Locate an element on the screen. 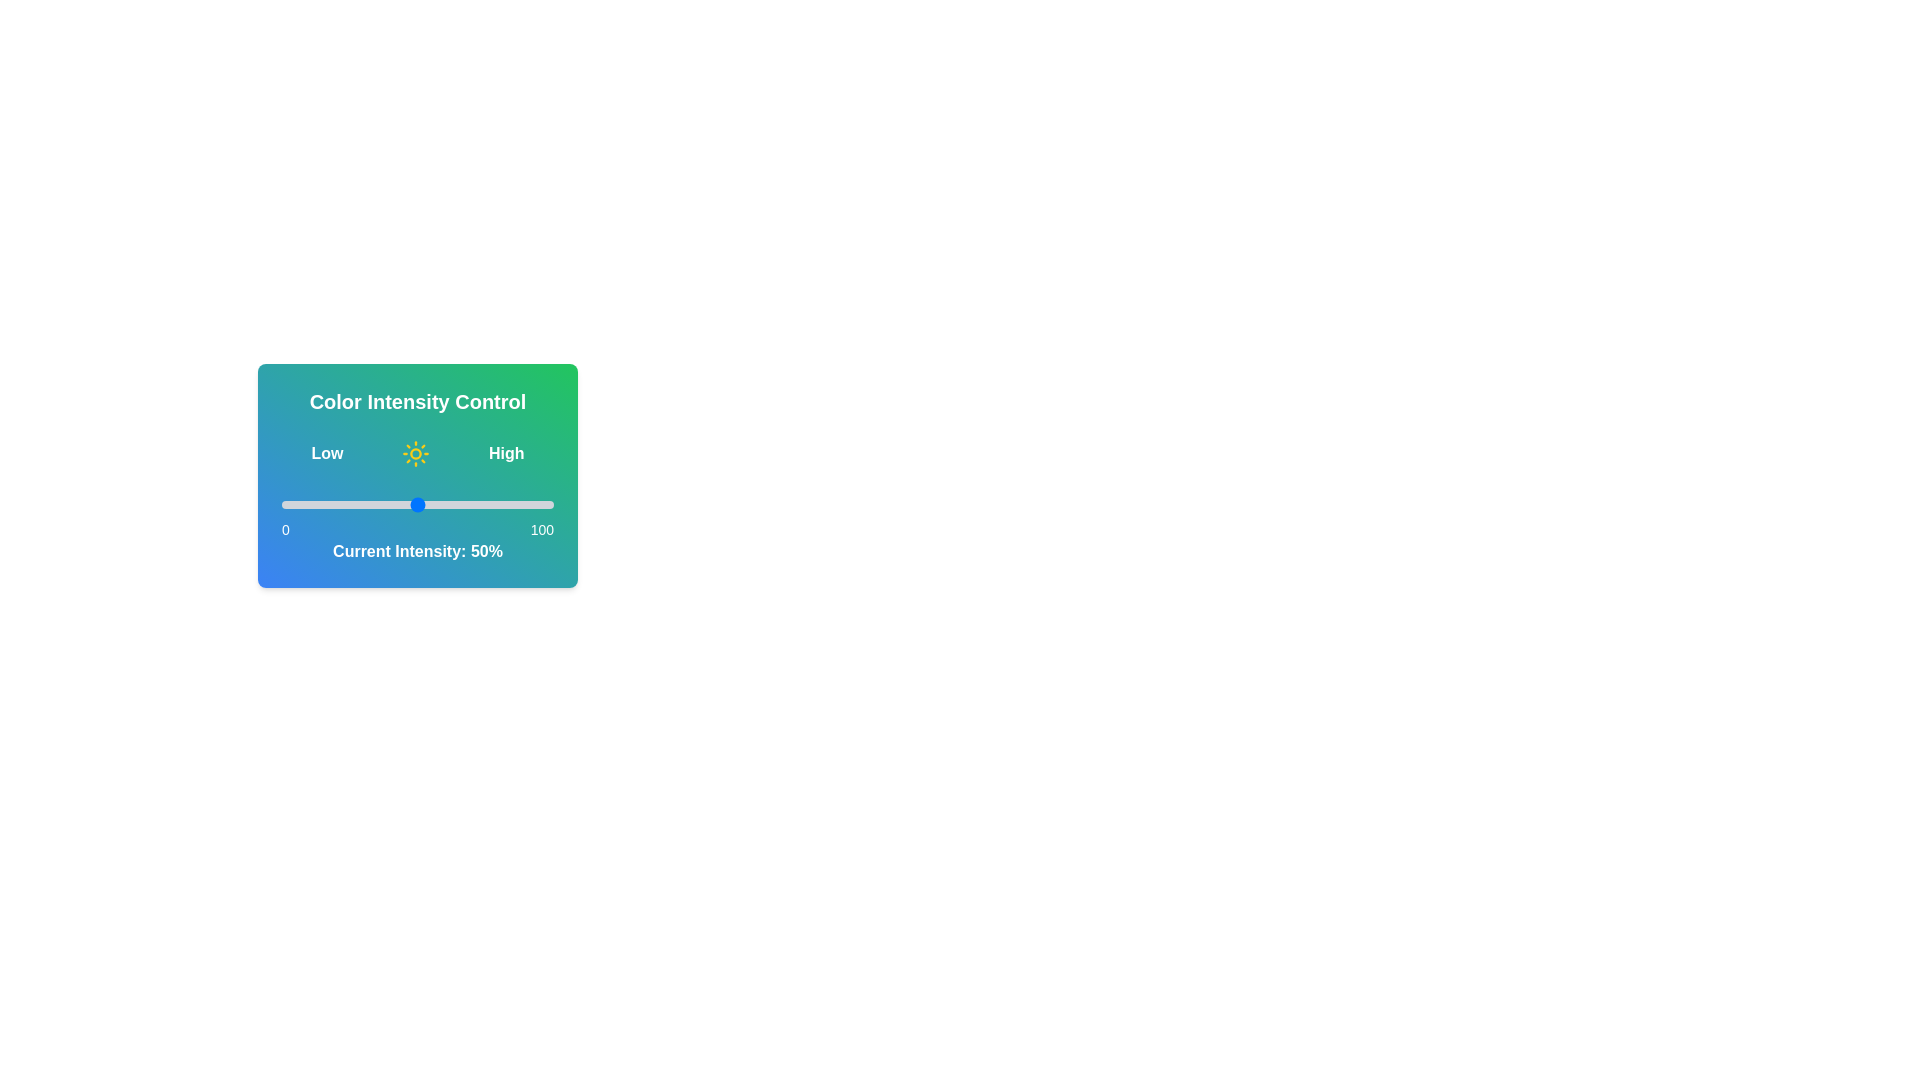 The width and height of the screenshot is (1920, 1080). the intensity value is located at coordinates (532, 504).